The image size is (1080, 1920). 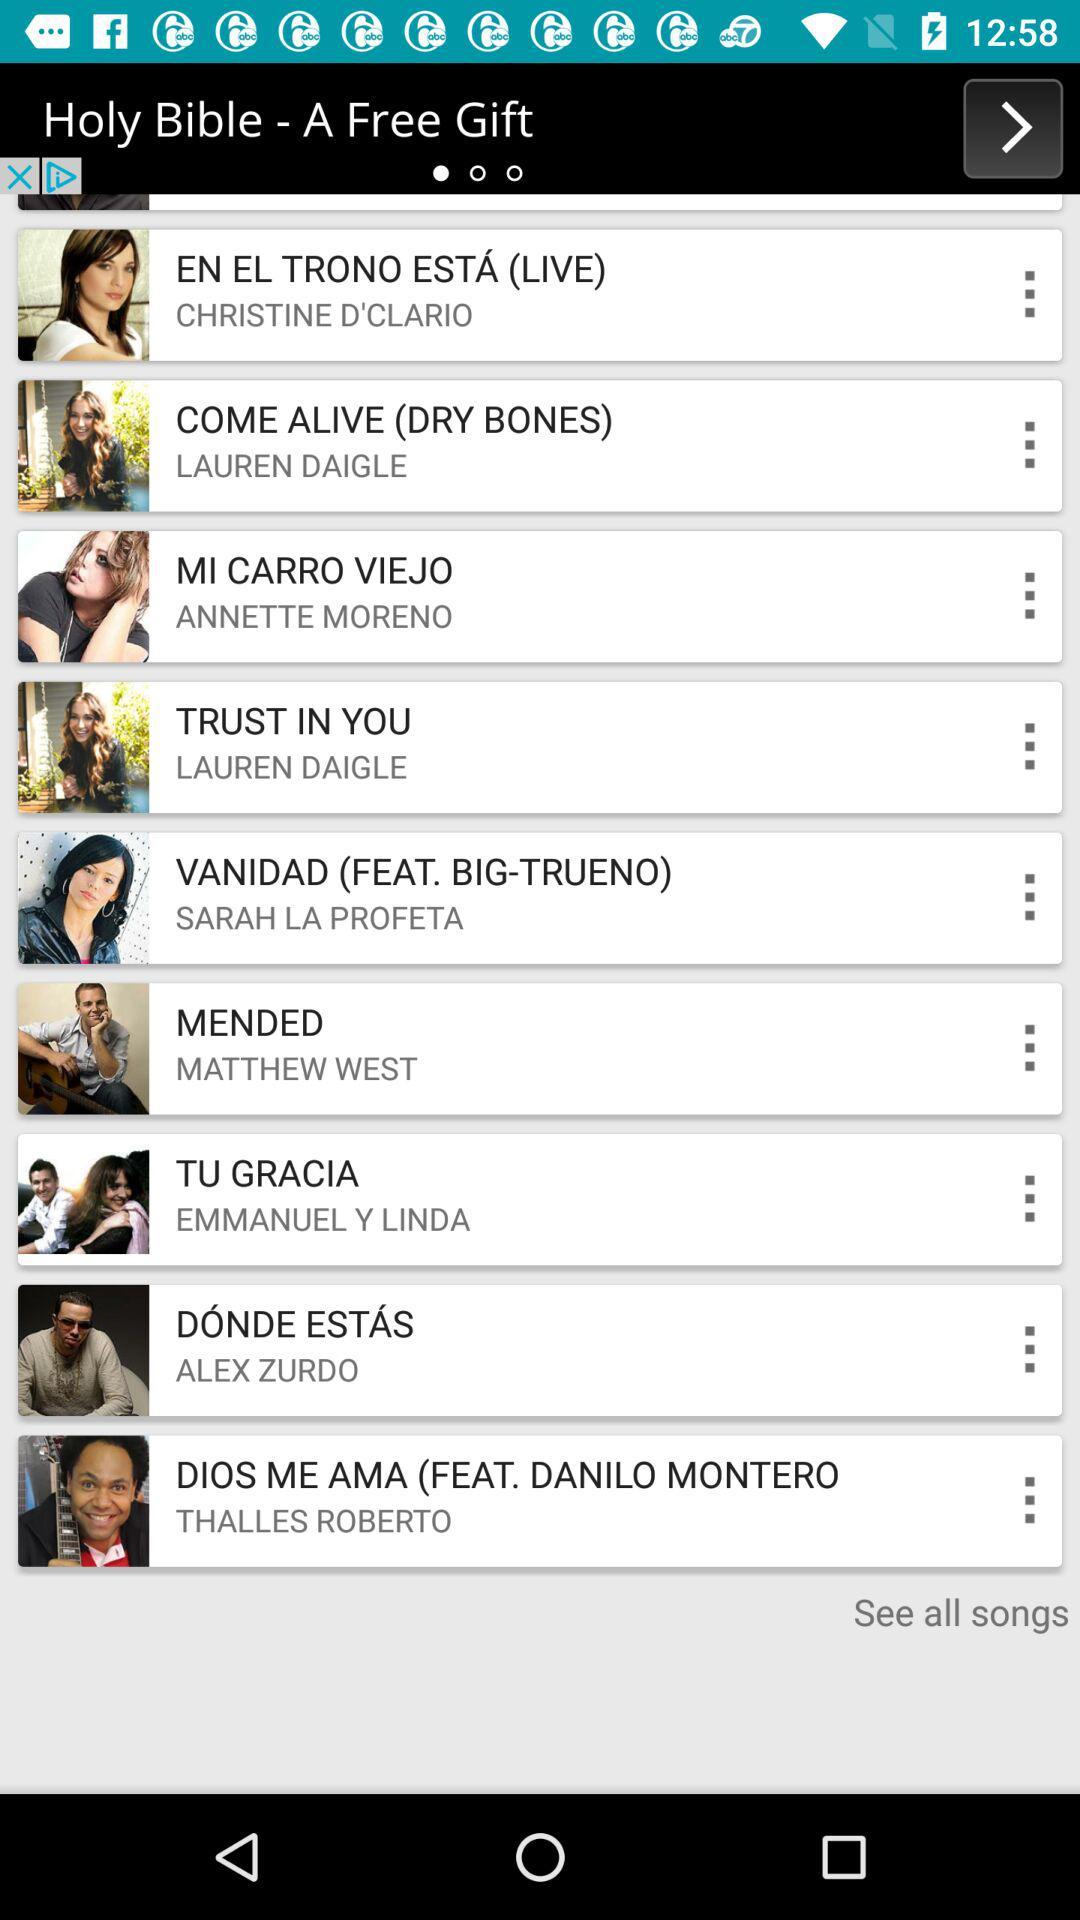 What do you see at coordinates (1030, 293) in the screenshot?
I see `three dots below right arrow` at bounding box center [1030, 293].